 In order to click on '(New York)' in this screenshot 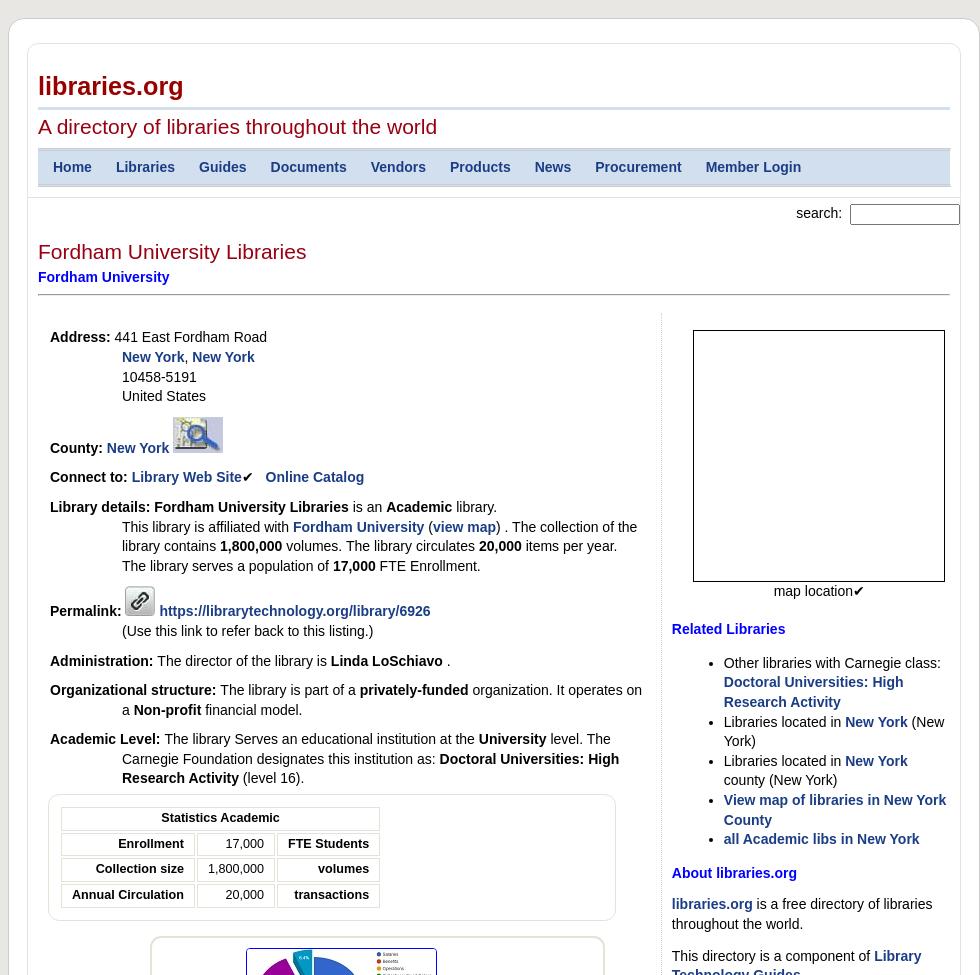, I will do `click(723, 729)`.